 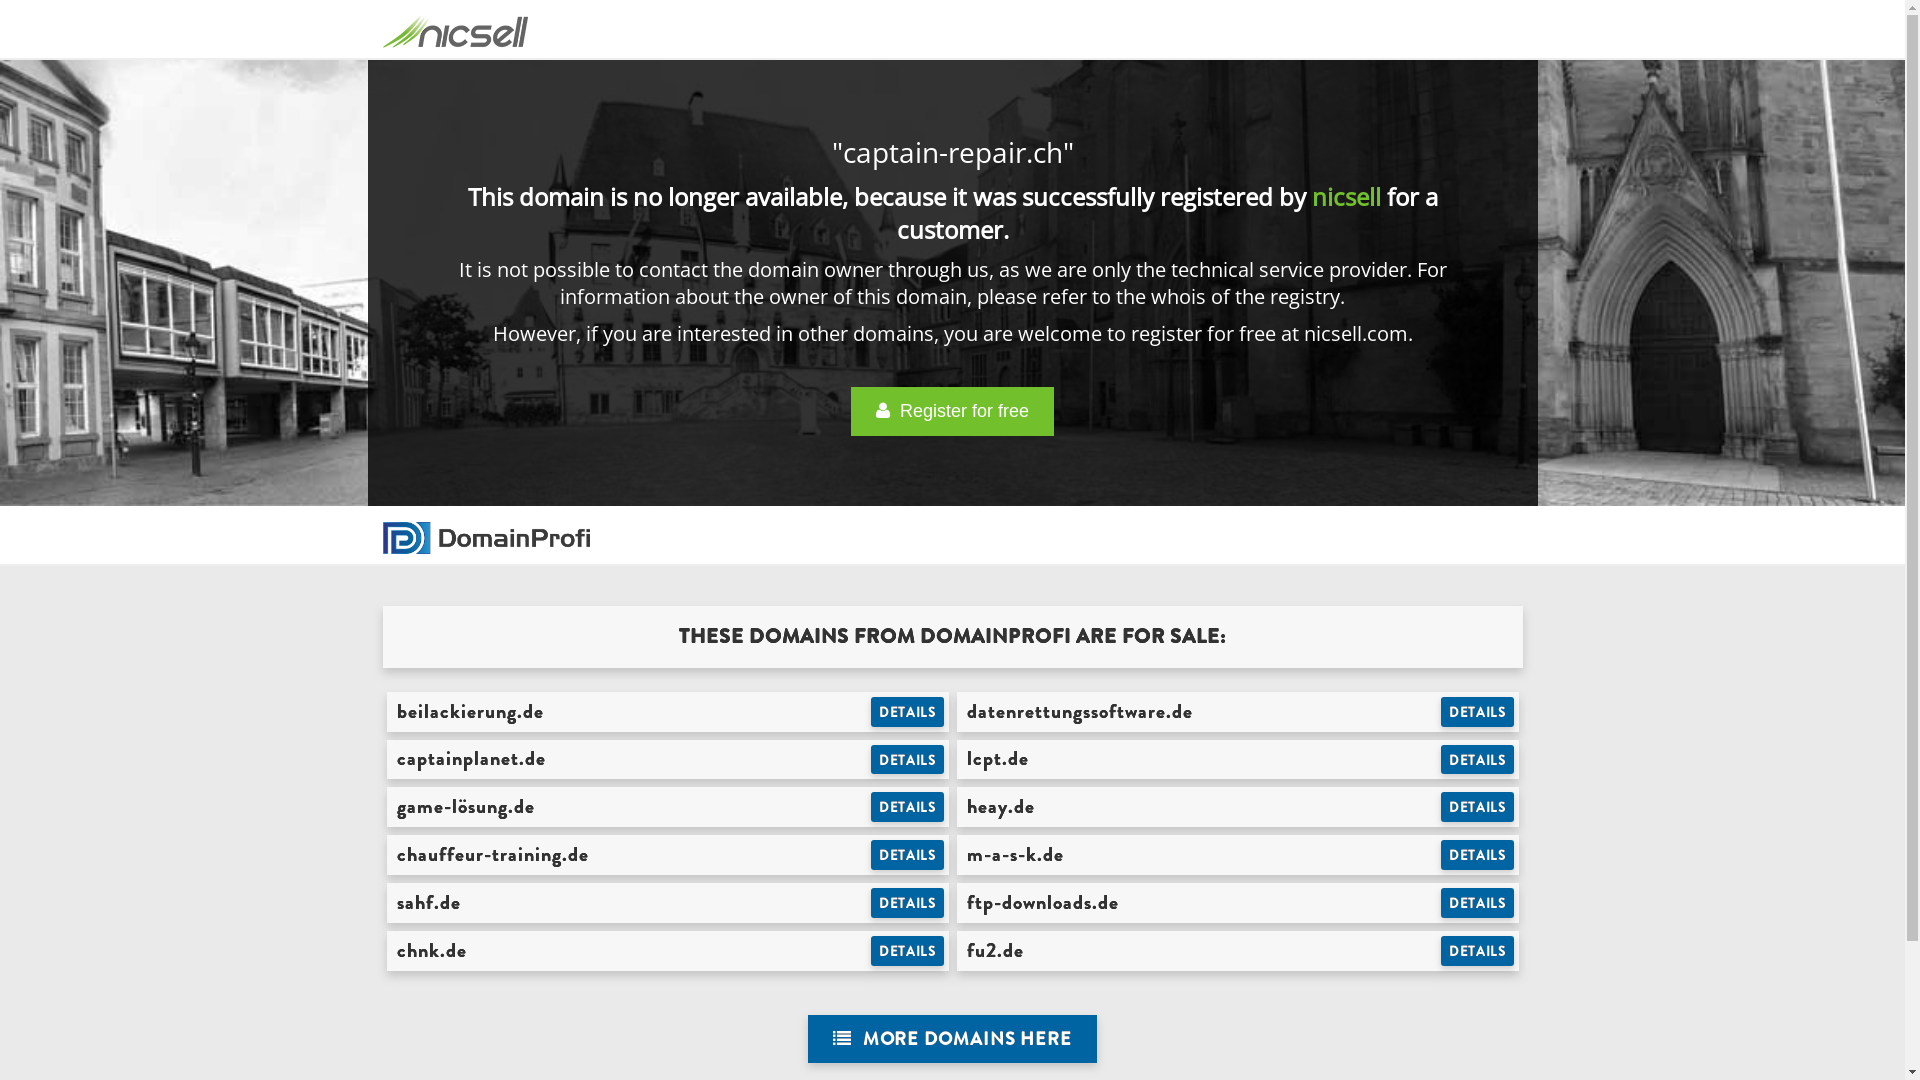 What do you see at coordinates (1477, 805) in the screenshot?
I see `'DETAILS'` at bounding box center [1477, 805].